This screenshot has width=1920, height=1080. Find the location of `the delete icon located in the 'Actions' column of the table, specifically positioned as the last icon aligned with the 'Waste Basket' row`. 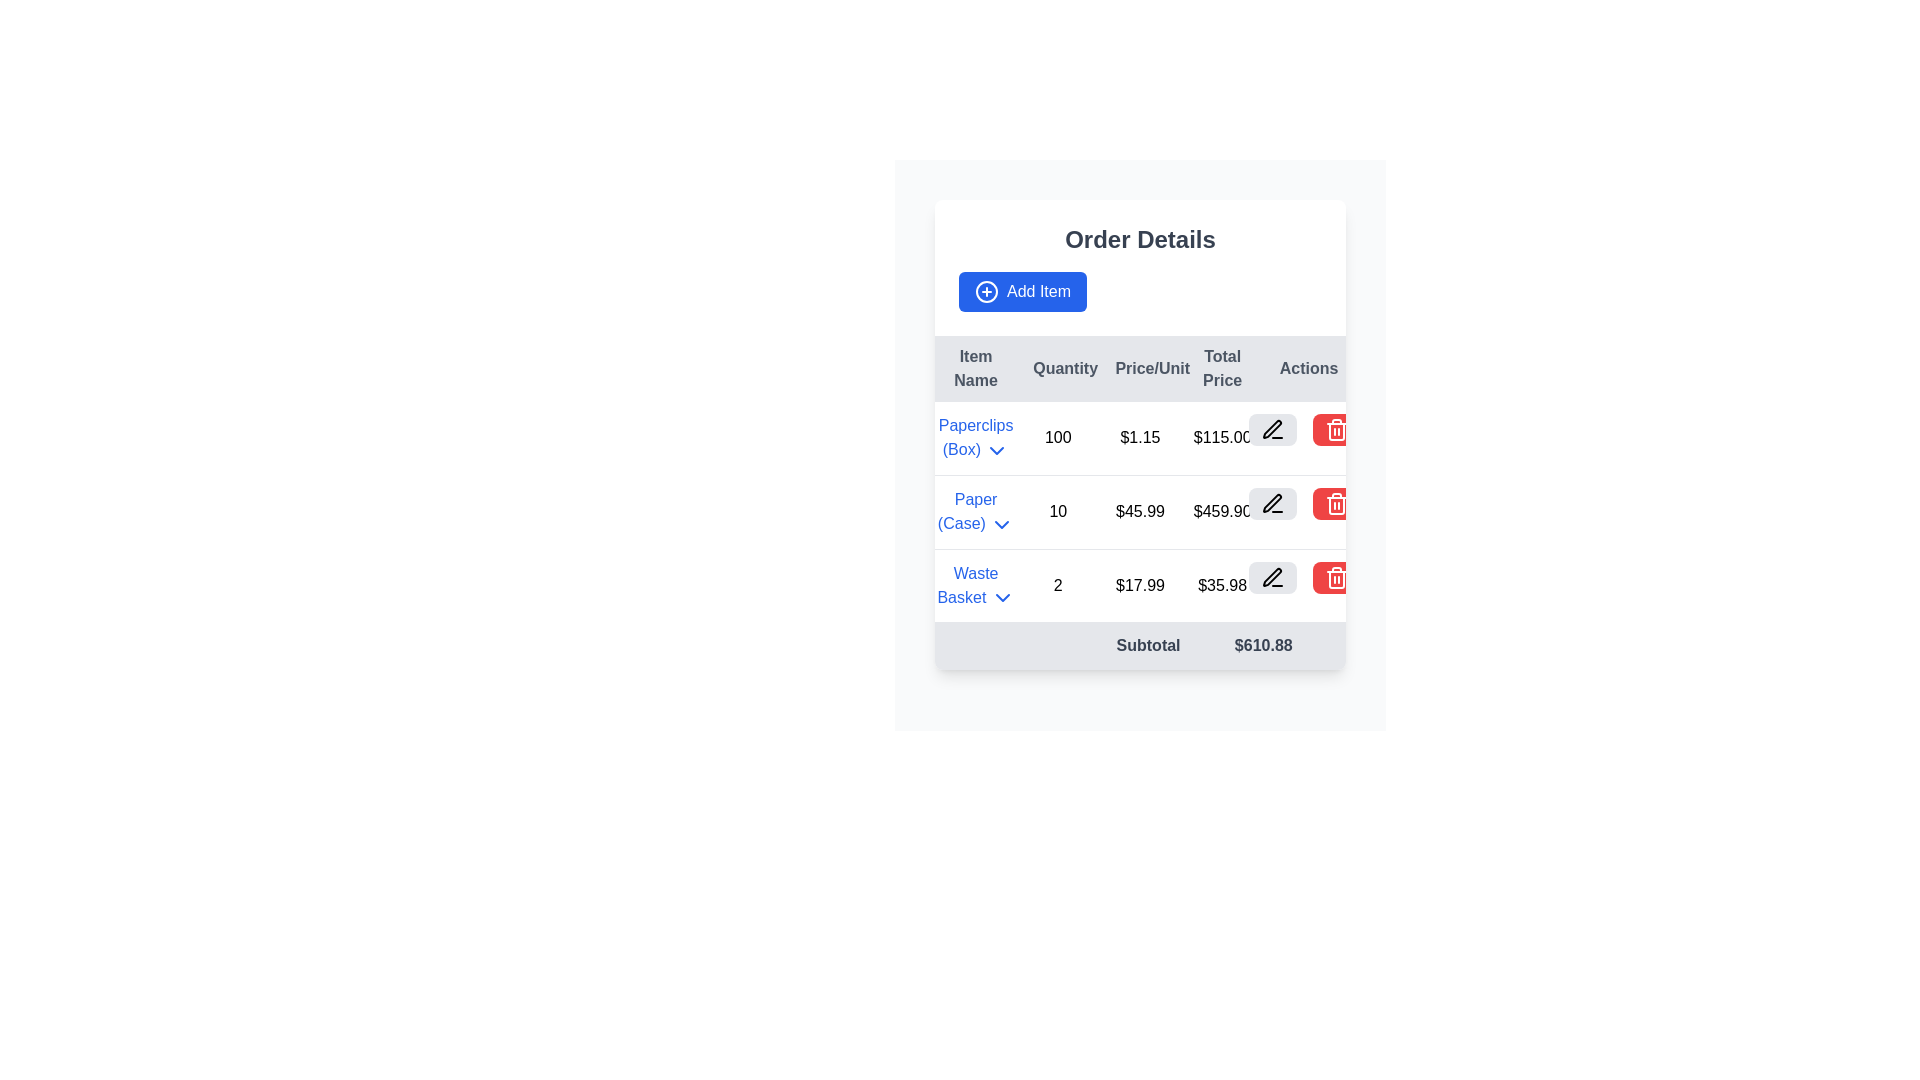

the delete icon located in the 'Actions' column of the table, specifically positioned as the last icon aligned with the 'Waste Basket' row is located at coordinates (1336, 577).